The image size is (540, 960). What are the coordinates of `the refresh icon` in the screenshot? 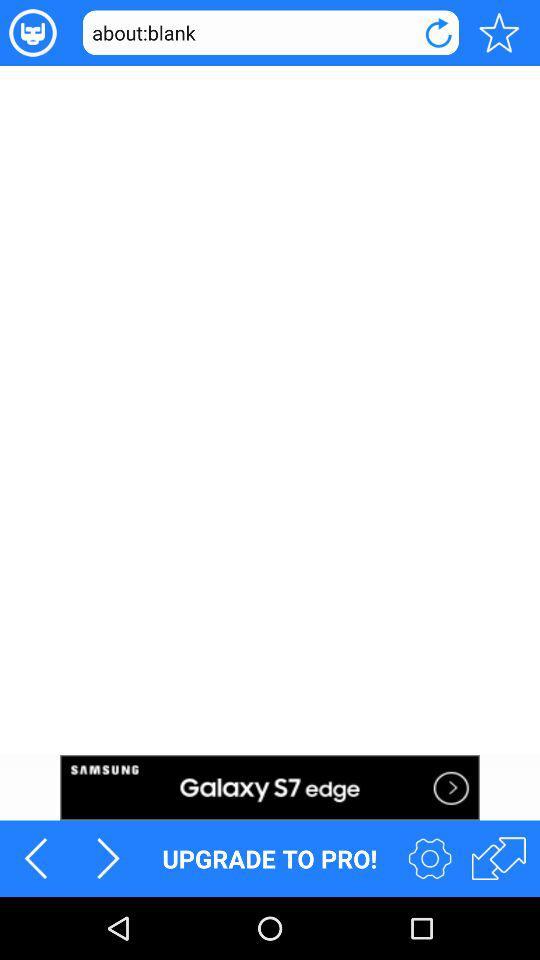 It's located at (437, 34).